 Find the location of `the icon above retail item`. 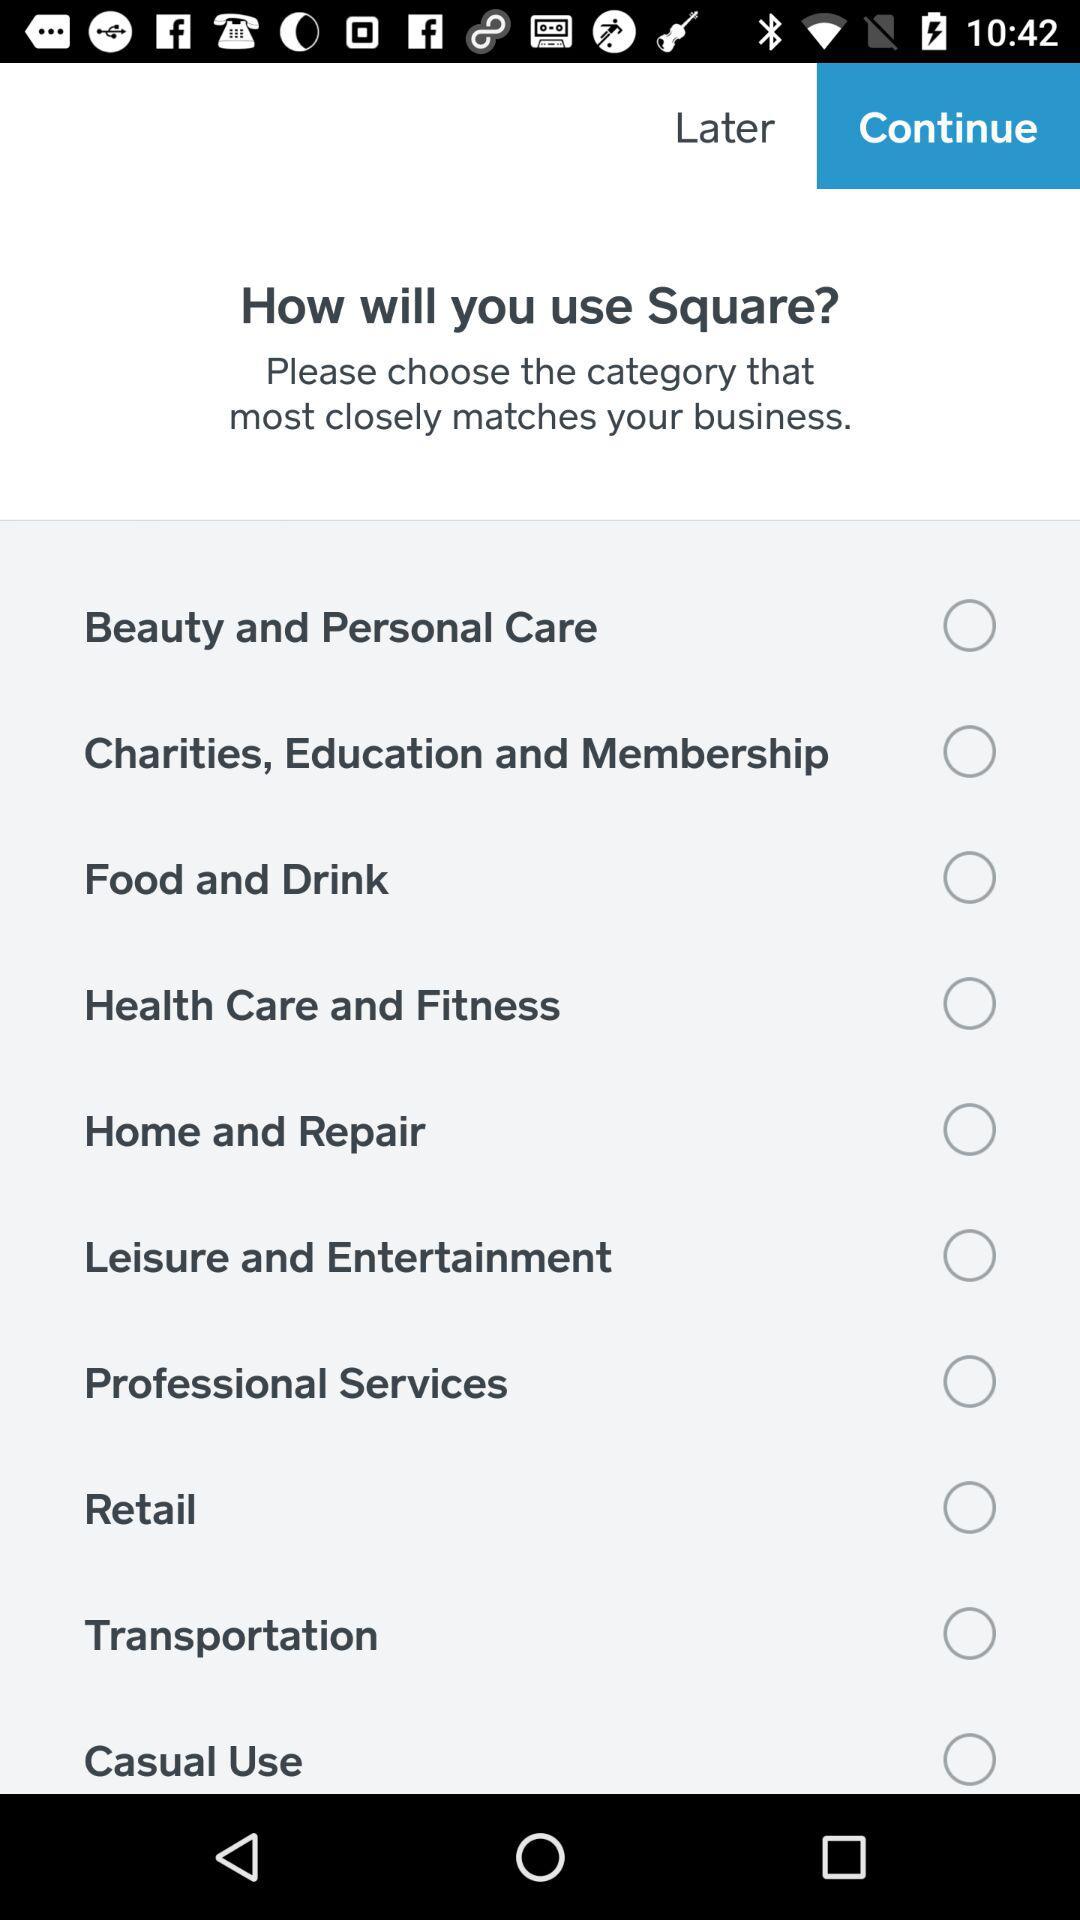

the icon above retail item is located at coordinates (540, 1380).